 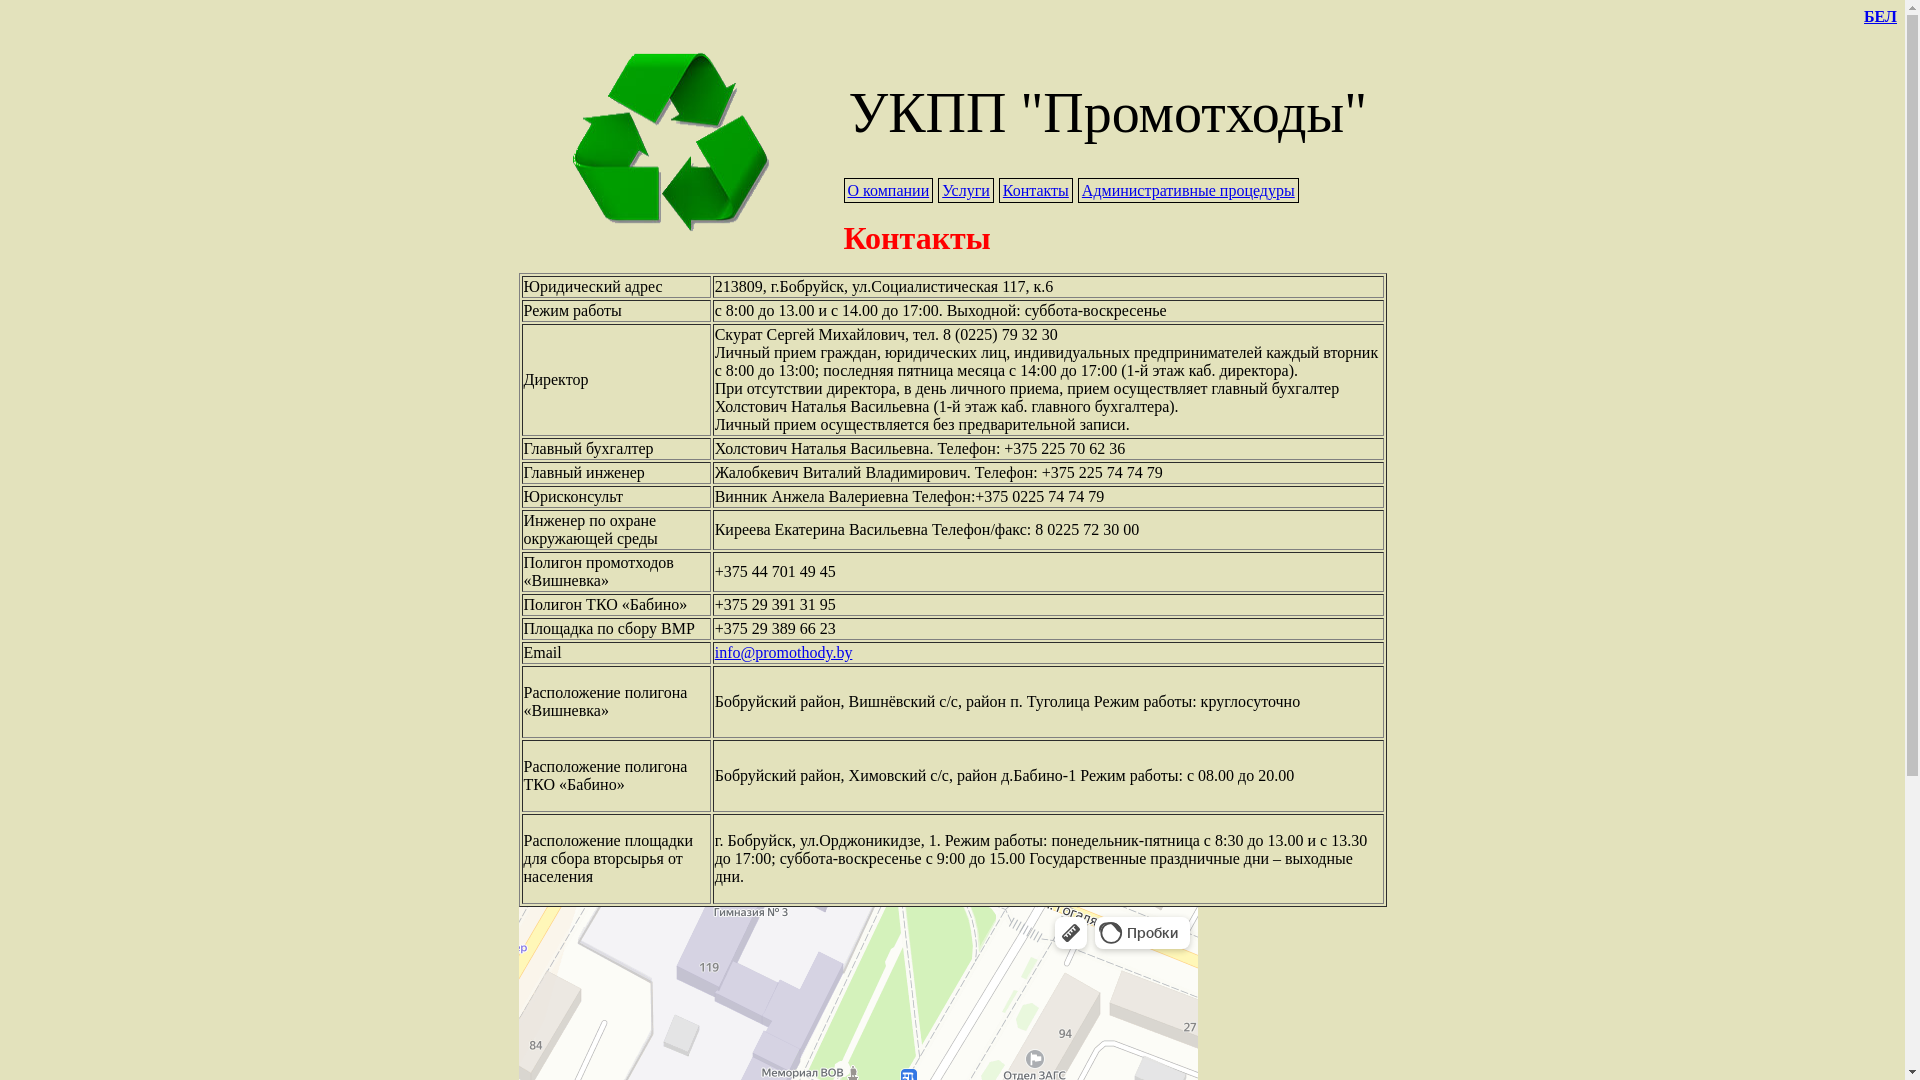 What do you see at coordinates (782, 652) in the screenshot?
I see `'info@promothody.by'` at bounding box center [782, 652].